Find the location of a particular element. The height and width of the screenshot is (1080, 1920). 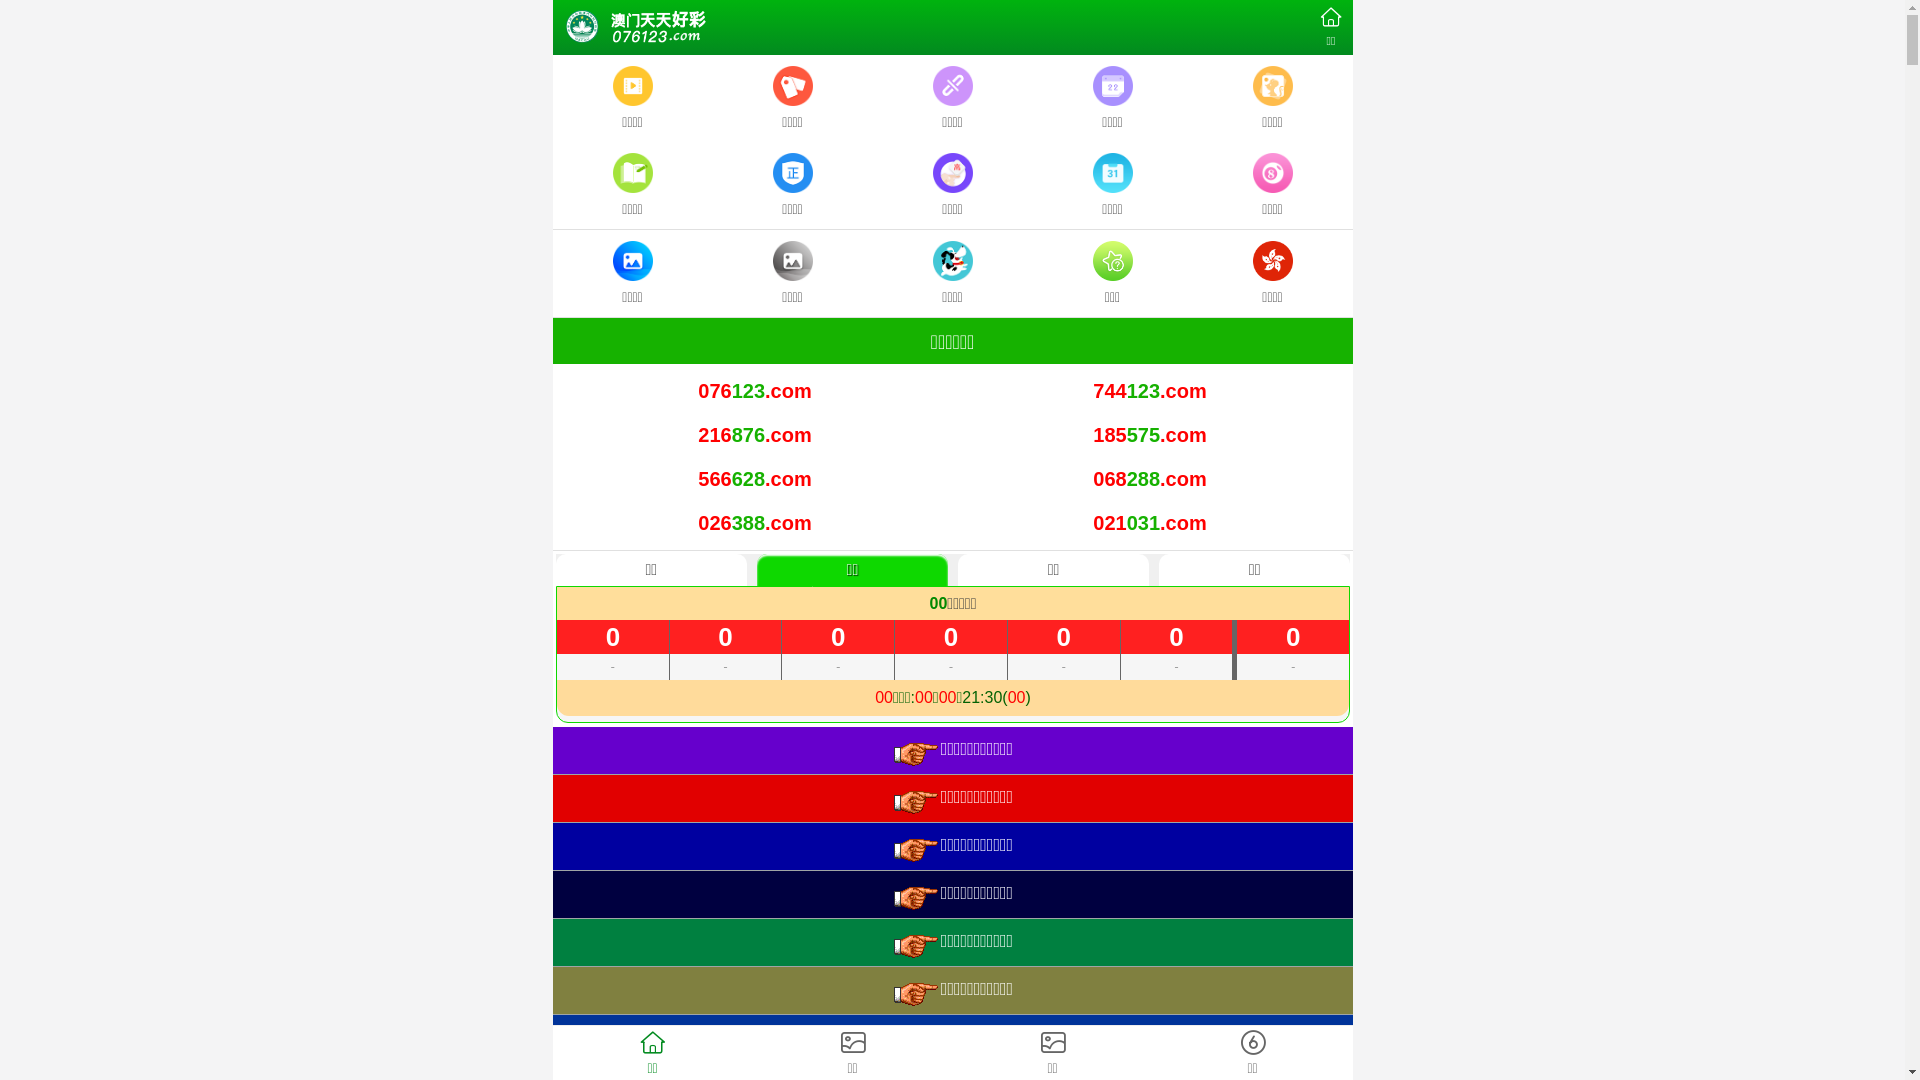

'185575.com' is located at coordinates (1149, 434).